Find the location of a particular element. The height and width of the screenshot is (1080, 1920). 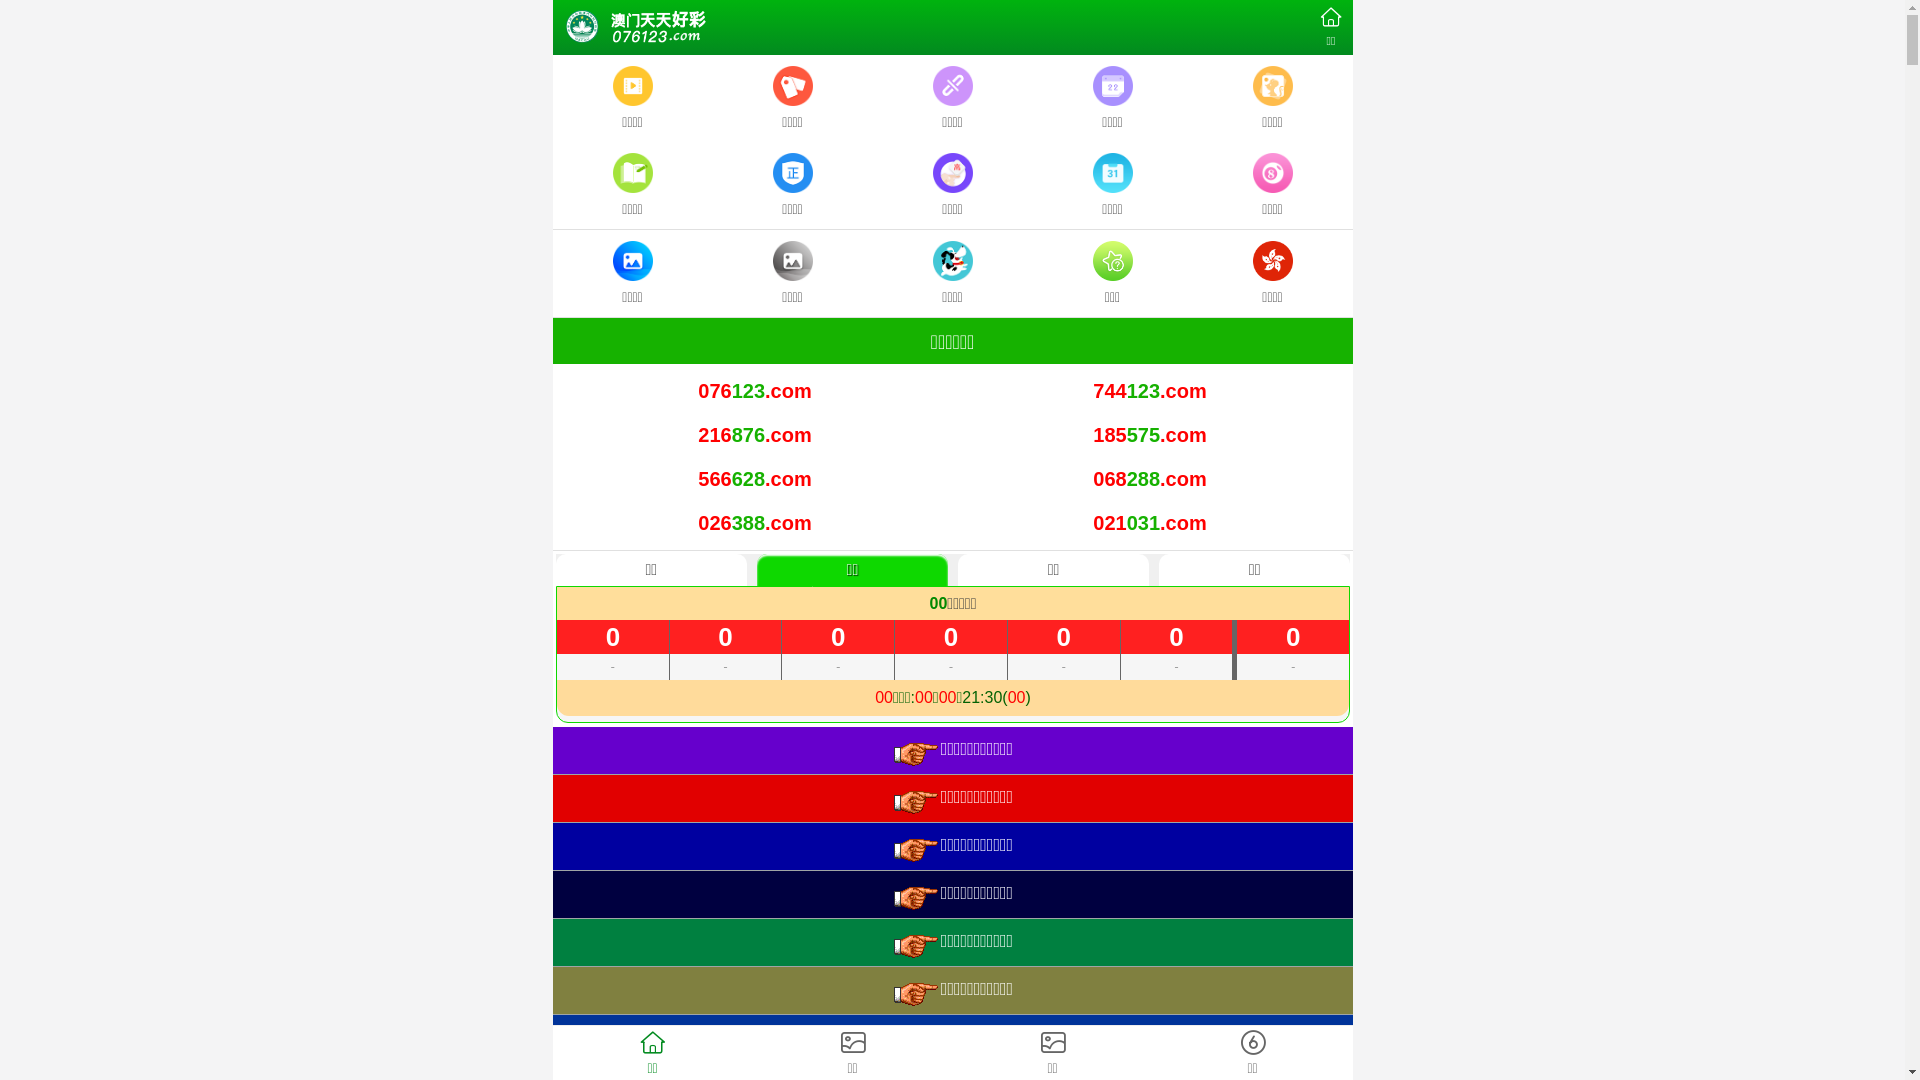

'185575.com' is located at coordinates (1149, 434).